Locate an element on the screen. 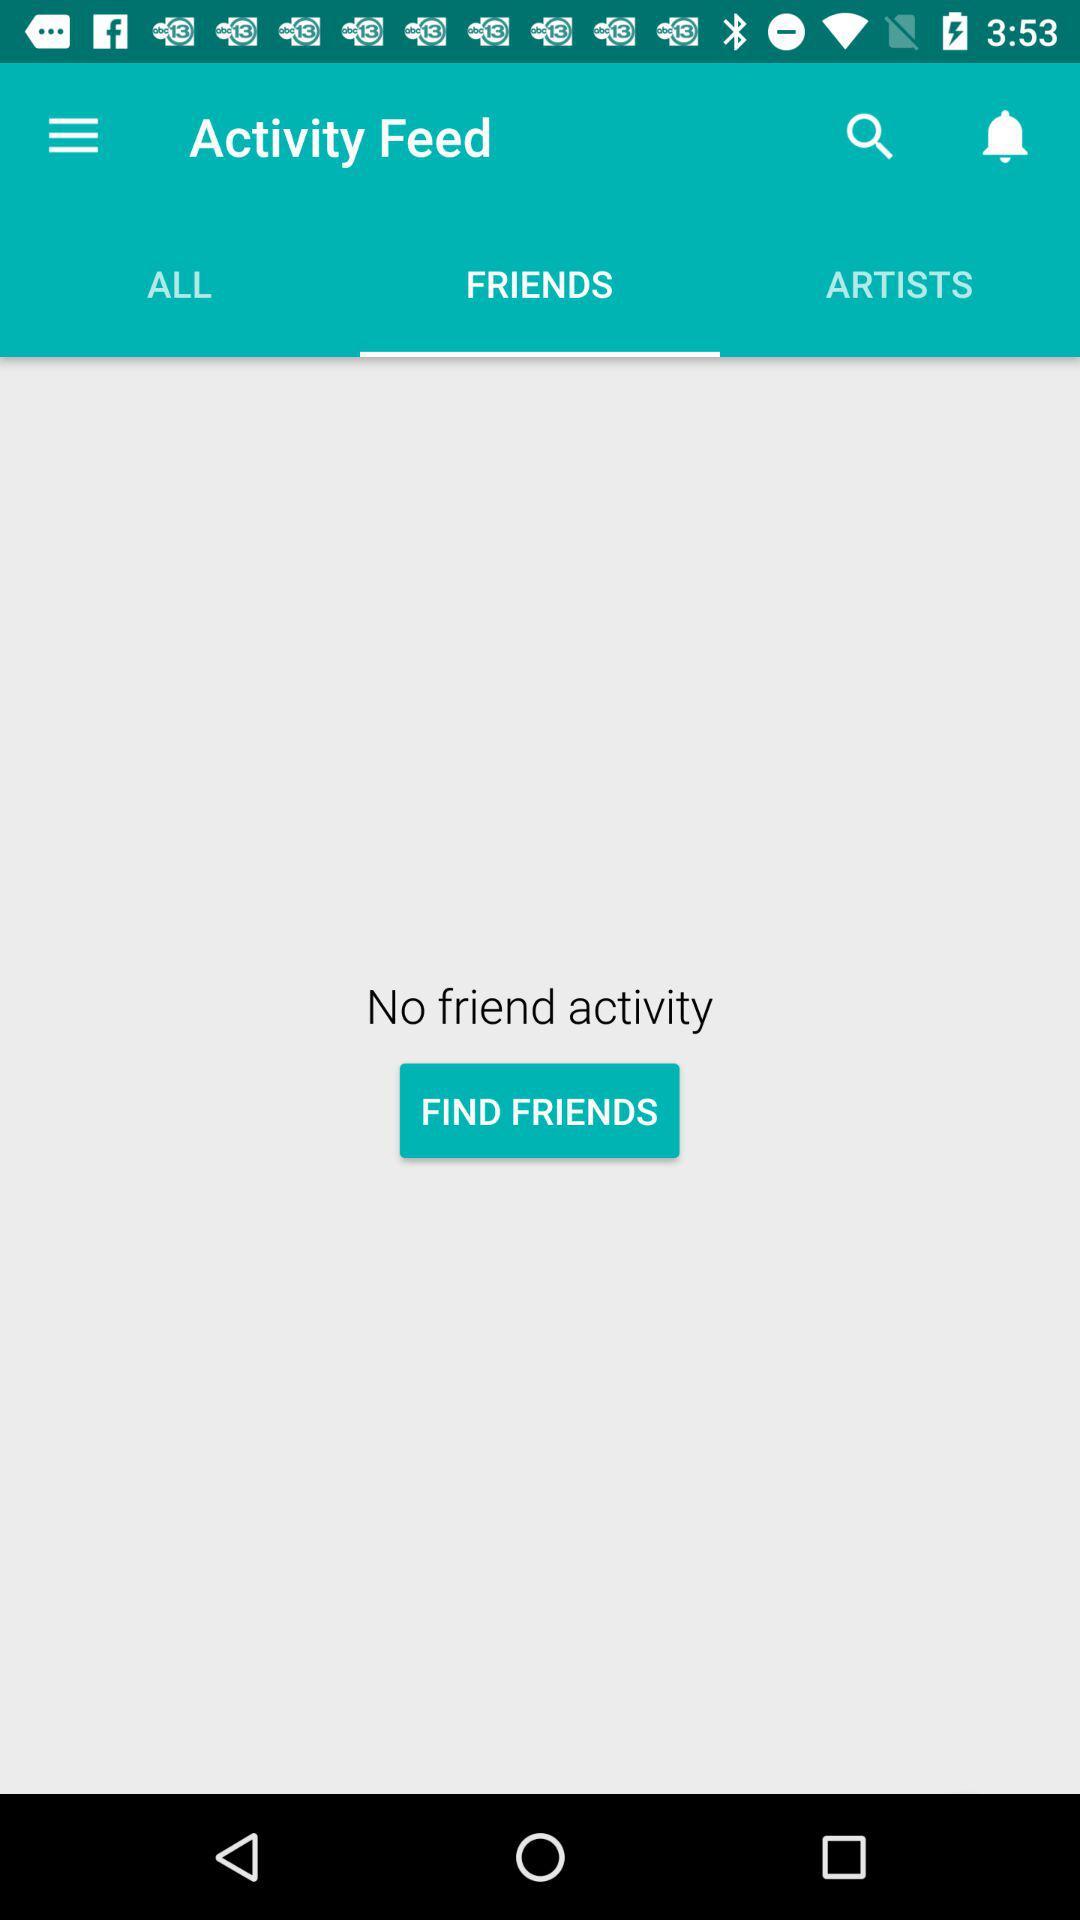 The image size is (1080, 1920). icon to the right of activity feed is located at coordinates (869, 135).